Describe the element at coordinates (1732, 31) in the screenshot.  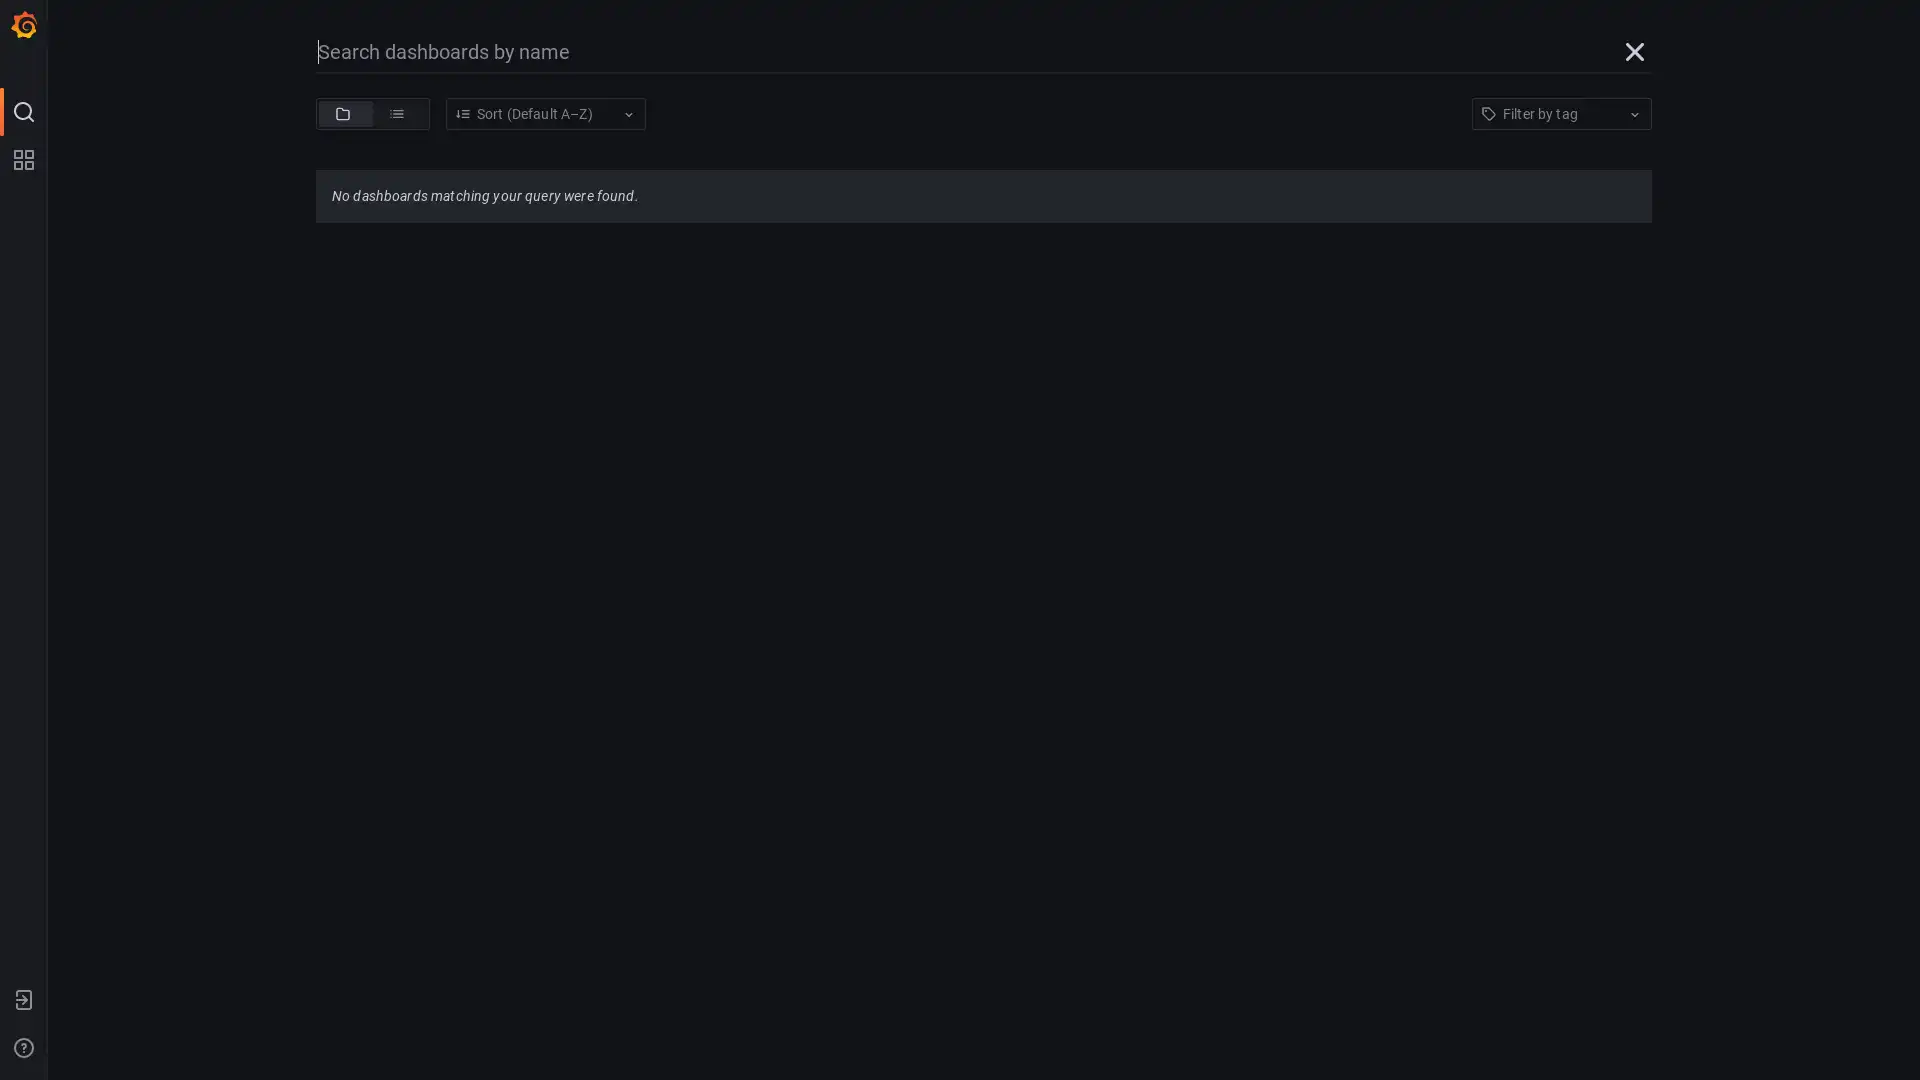
I see `Move time range forwards` at that location.